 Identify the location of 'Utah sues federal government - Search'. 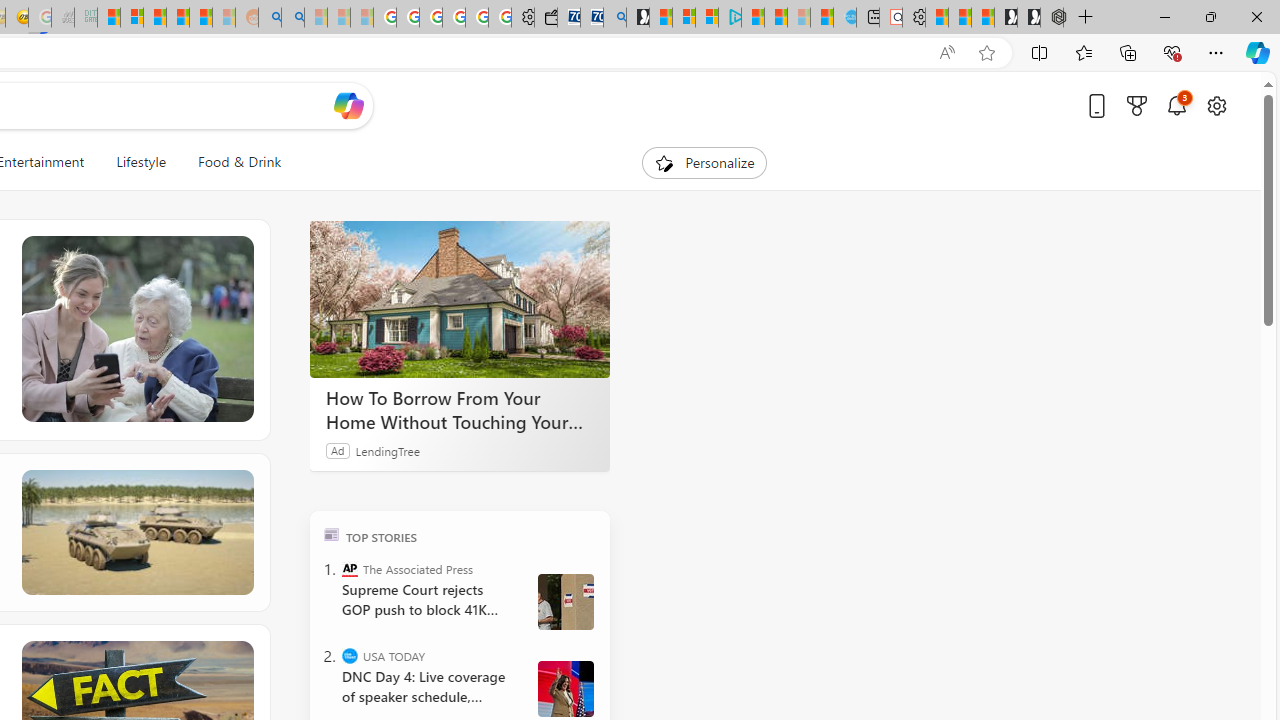
(292, 17).